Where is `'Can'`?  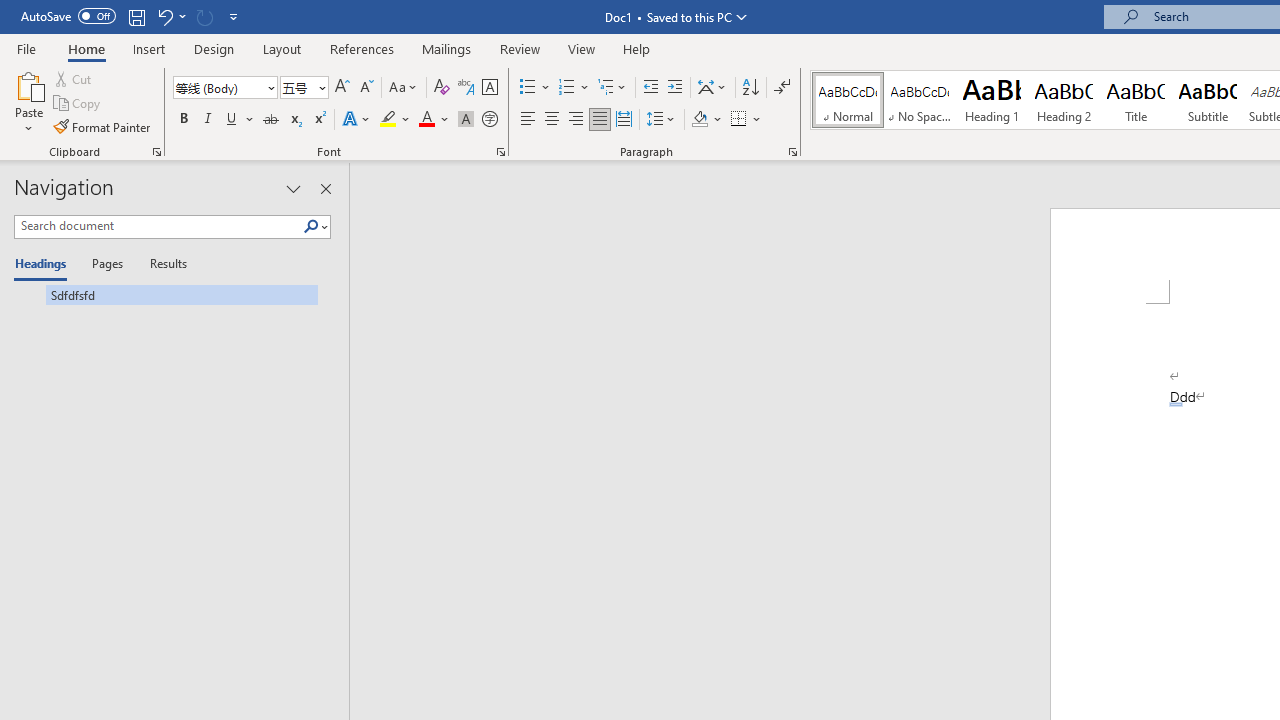 'Can' is located at coordinates (204, 16).